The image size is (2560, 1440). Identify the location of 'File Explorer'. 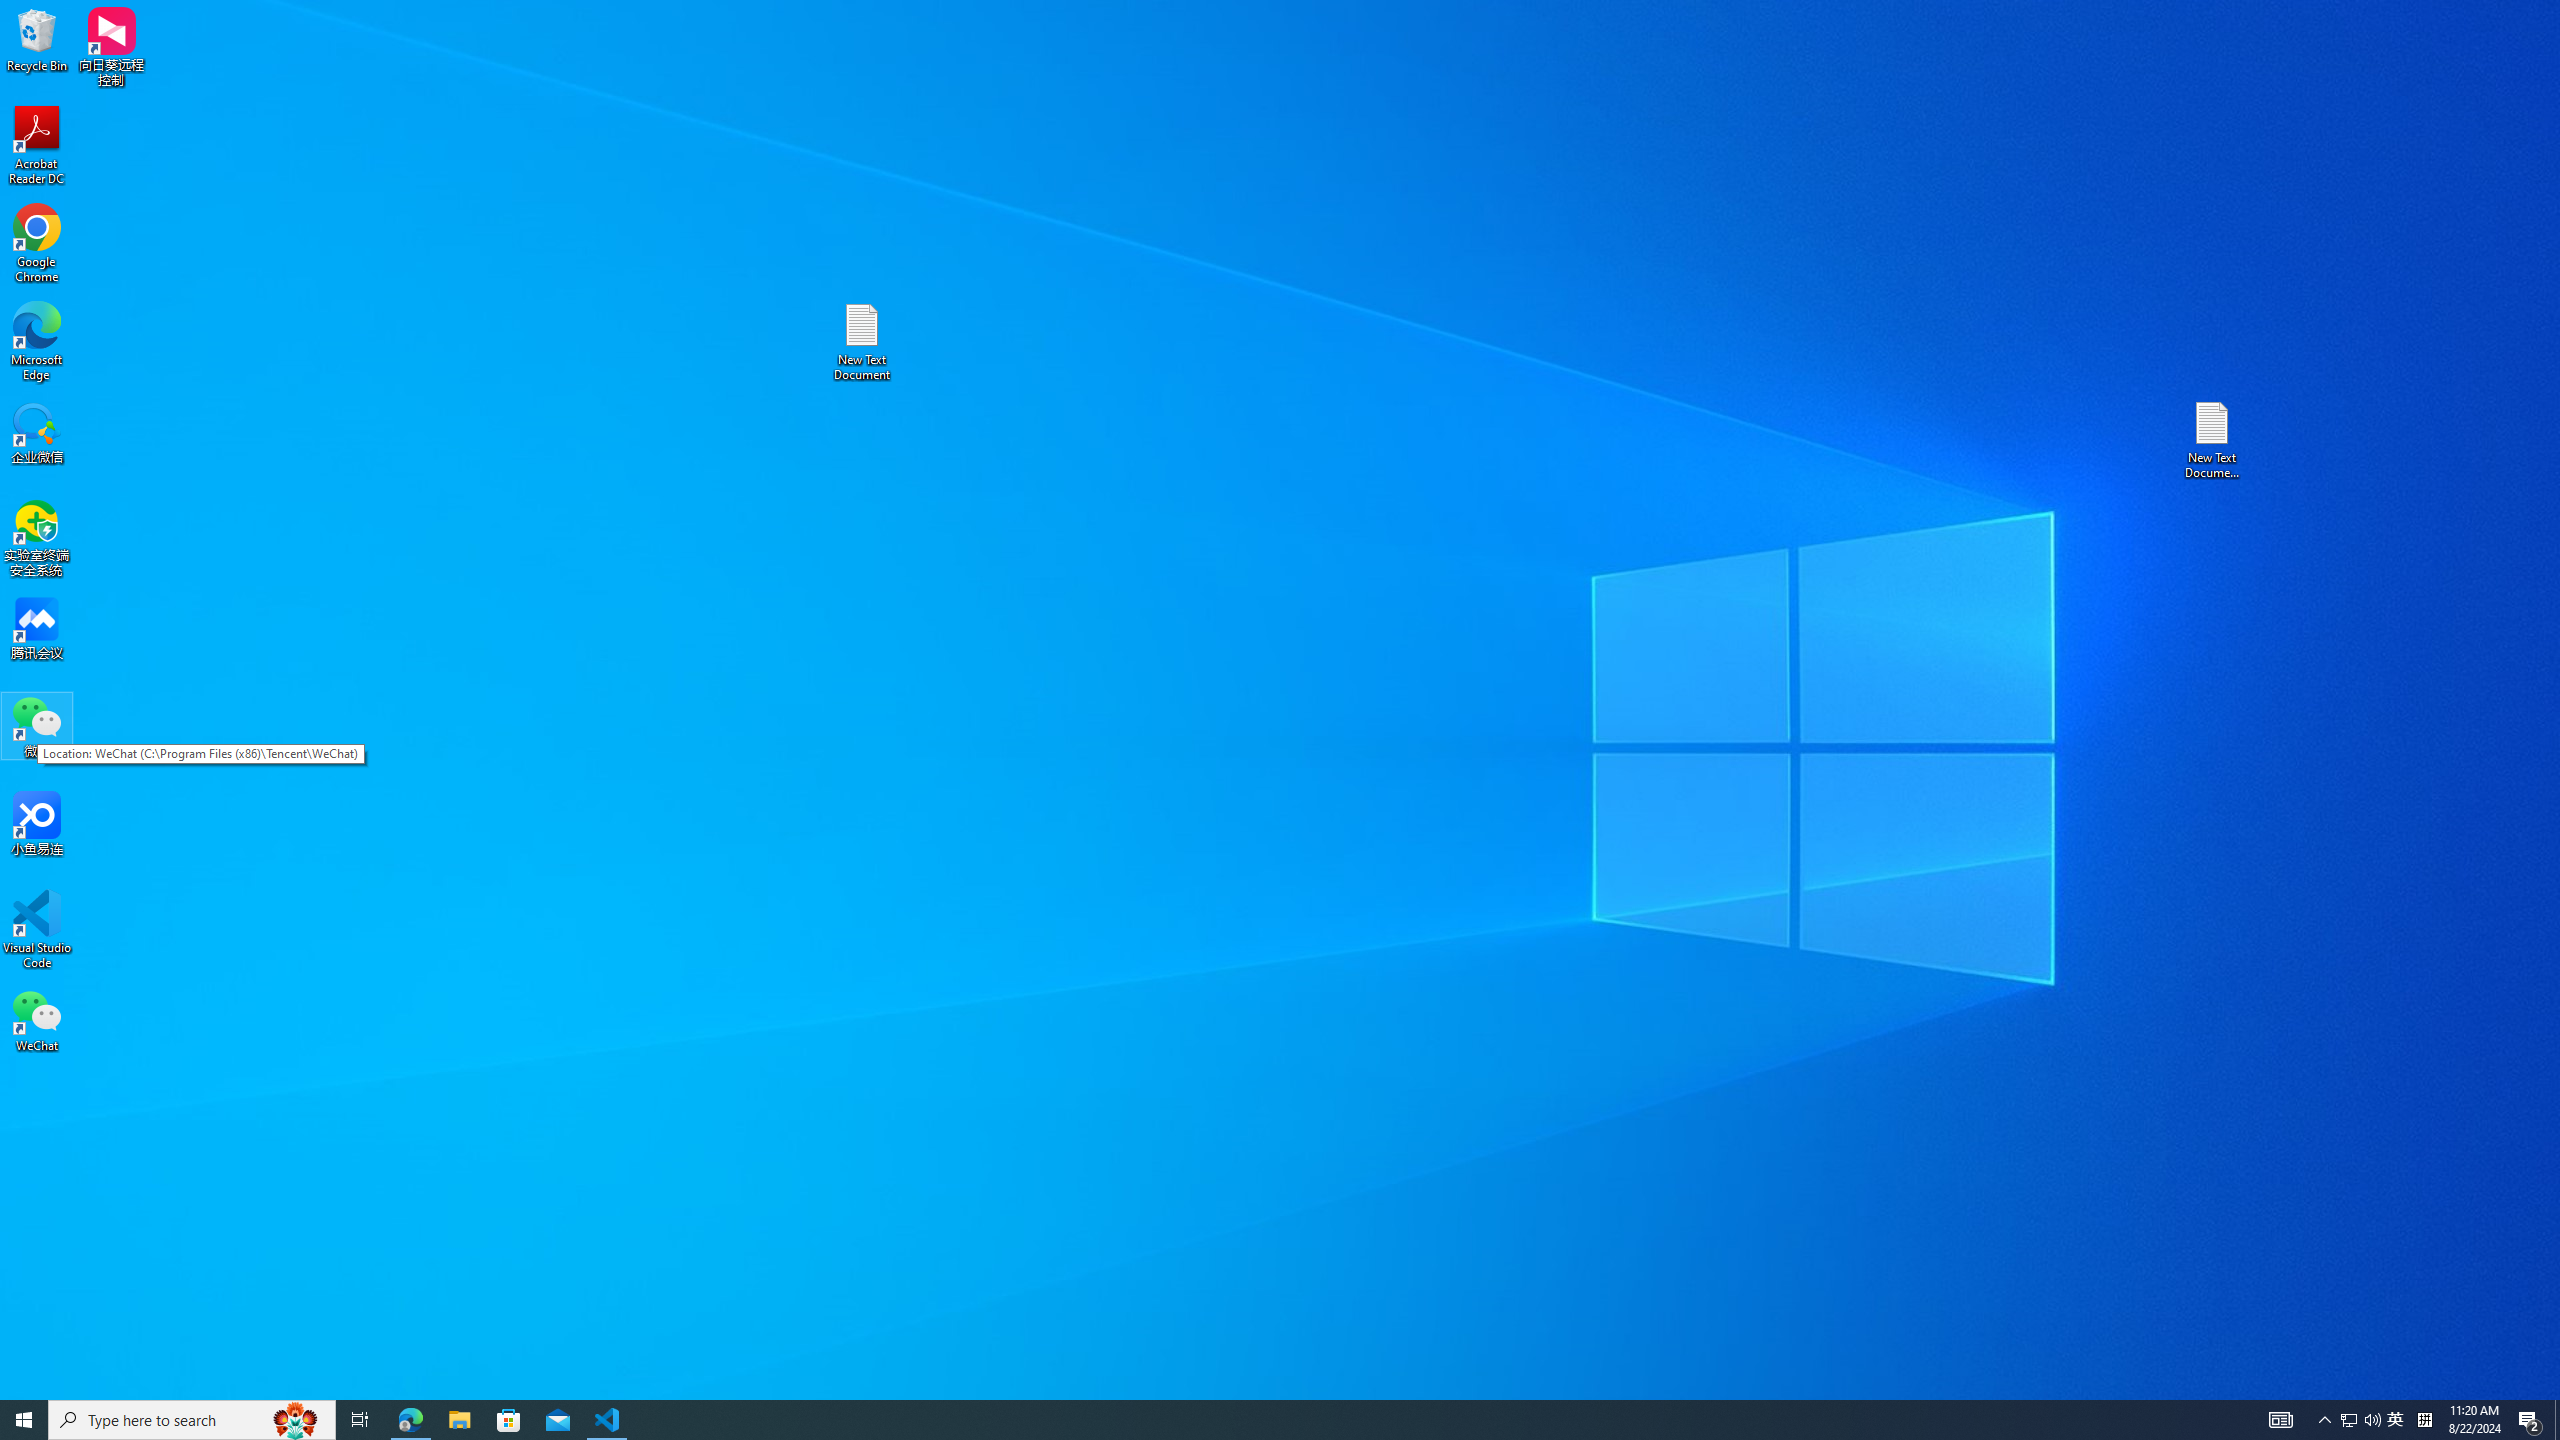
(458, 1418).